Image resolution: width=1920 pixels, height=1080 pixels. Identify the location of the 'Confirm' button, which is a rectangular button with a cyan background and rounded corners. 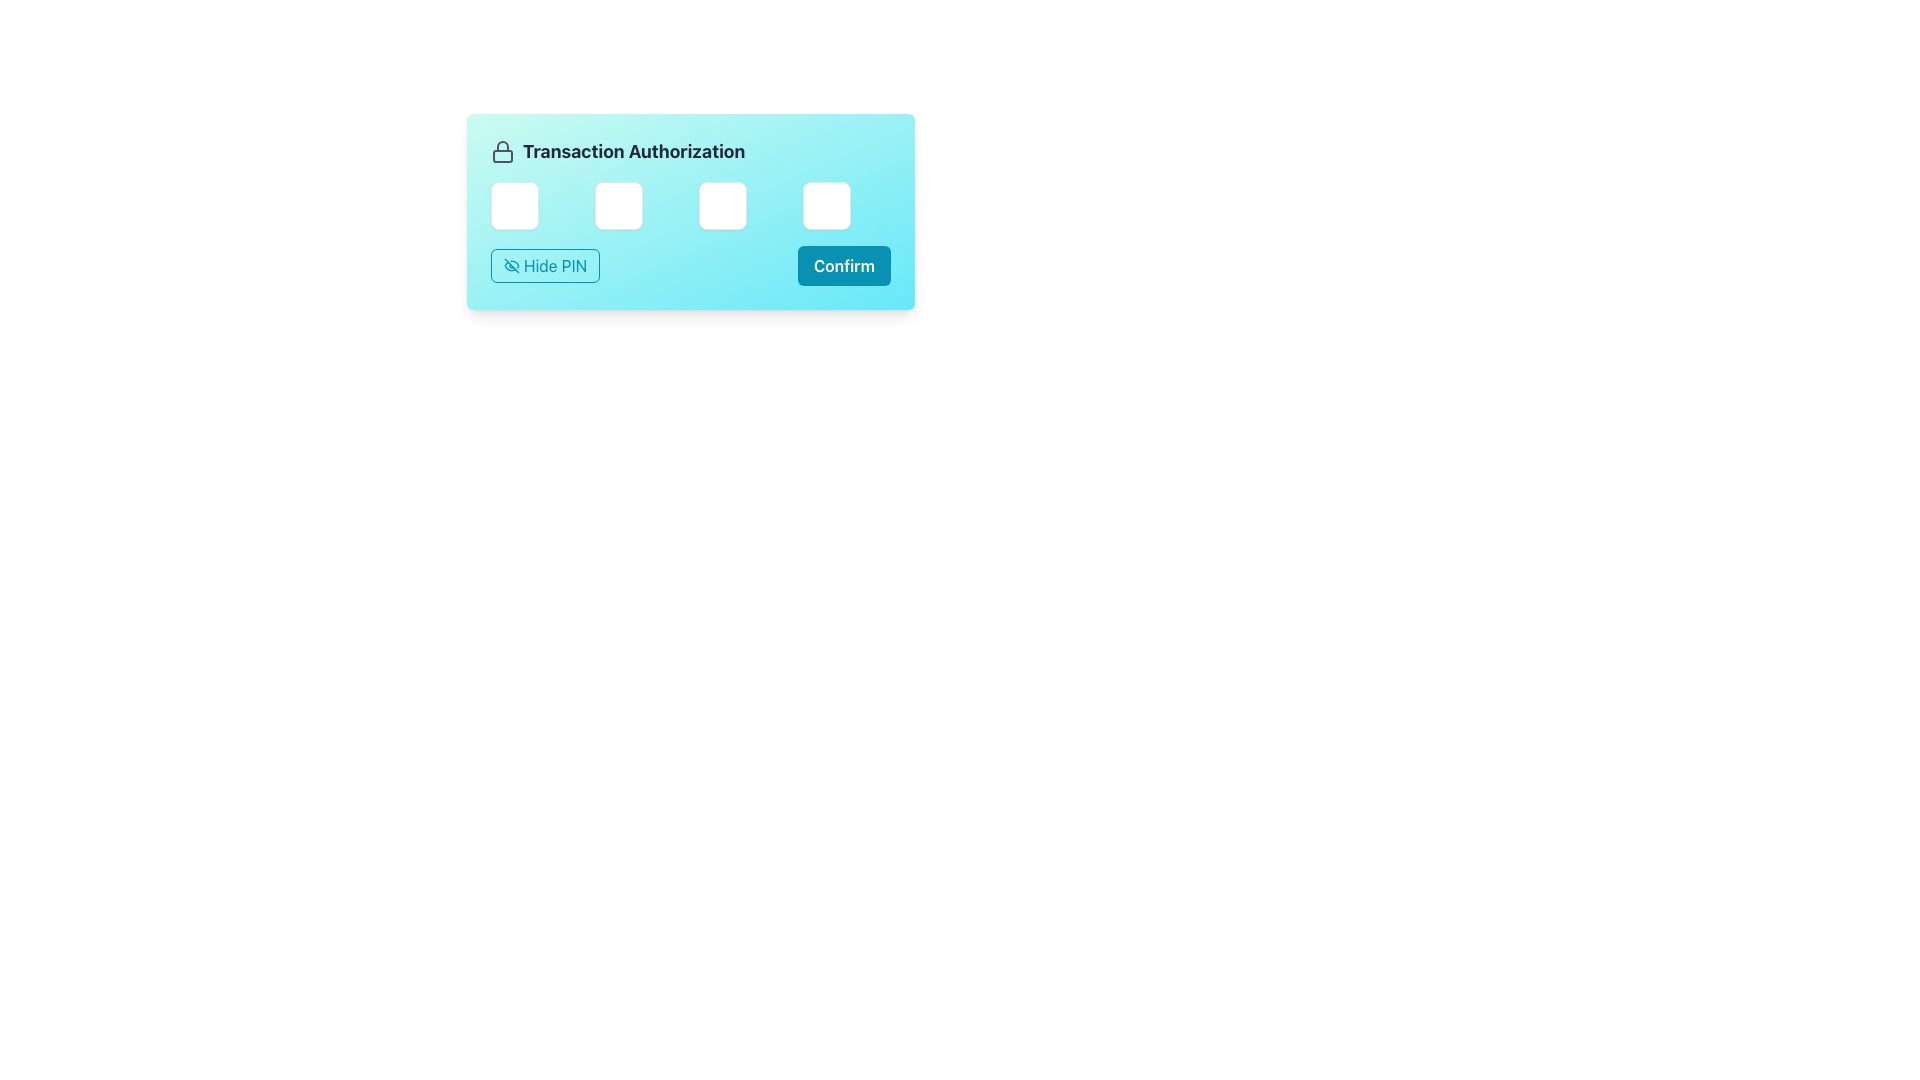
(844, 265).